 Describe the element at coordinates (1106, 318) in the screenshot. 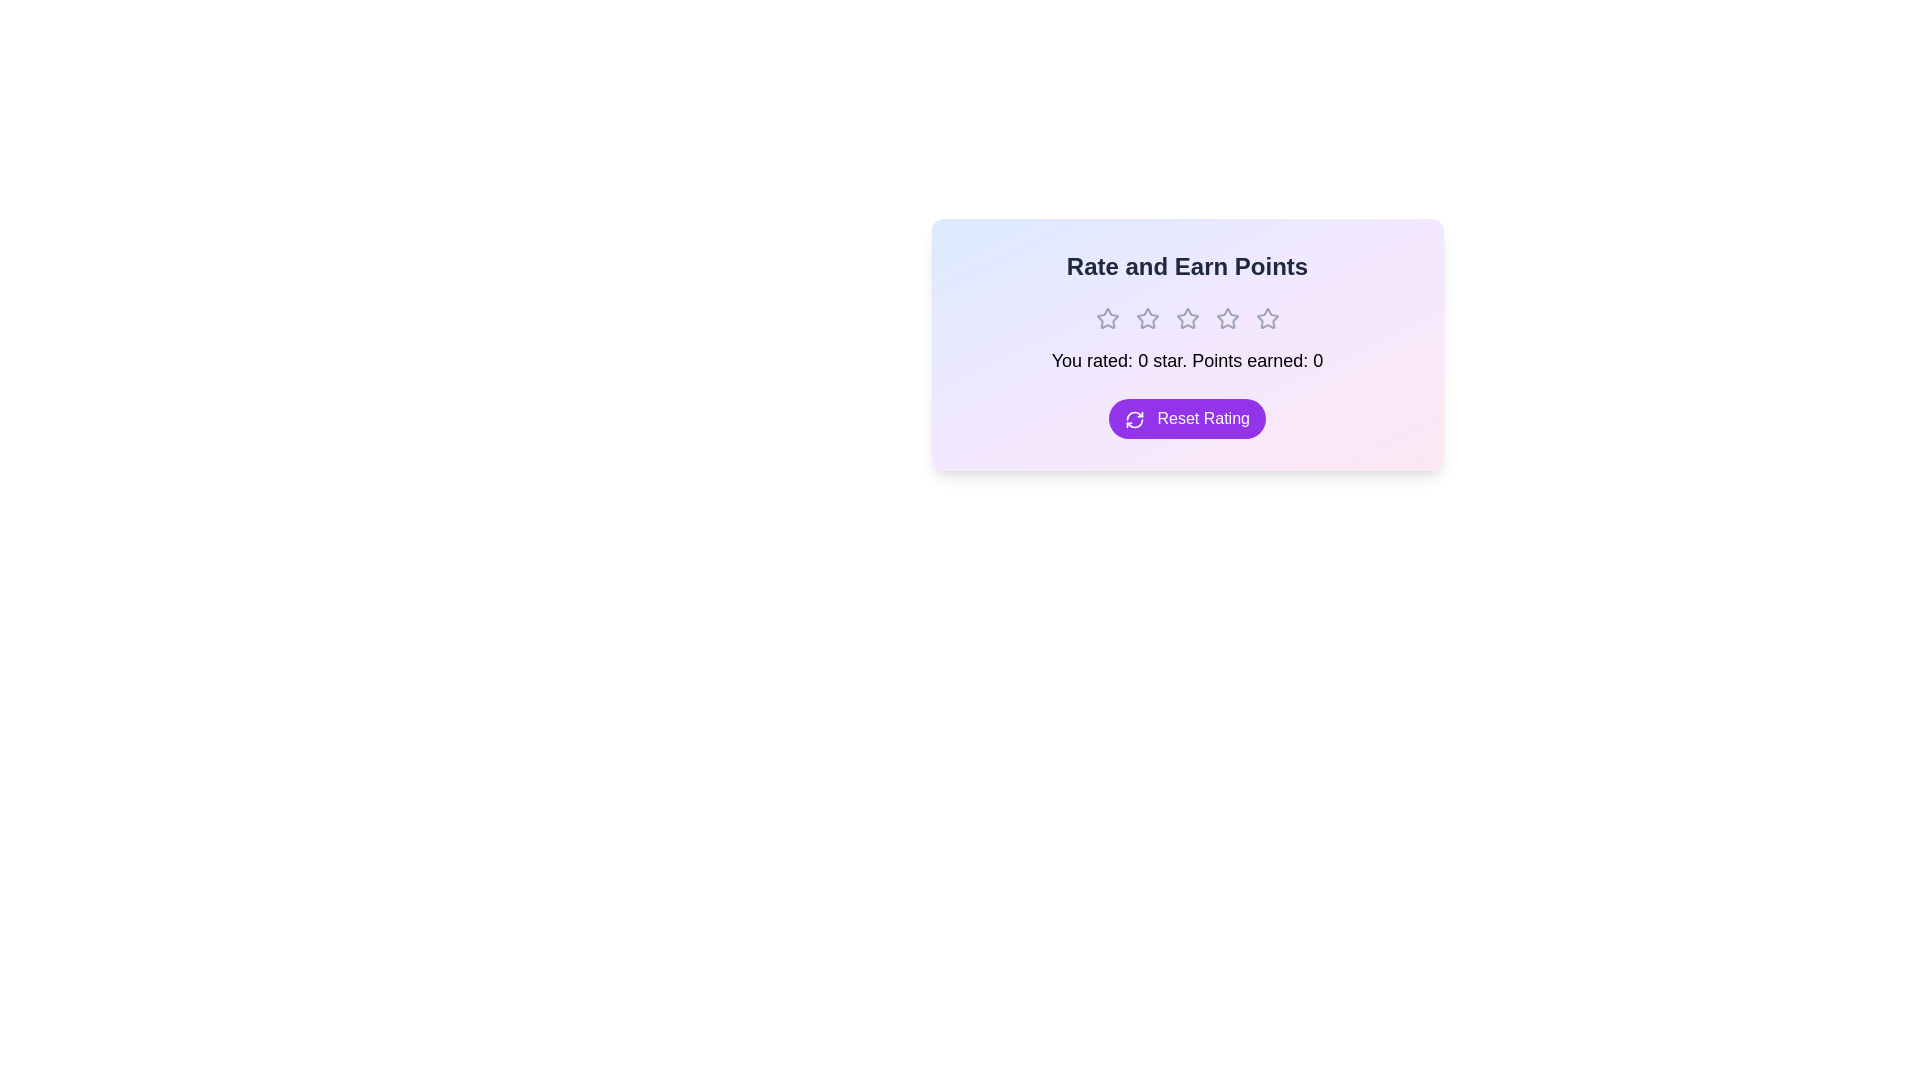

I see `the rating to 1 stars by clicking on the corresponding star` at that location.